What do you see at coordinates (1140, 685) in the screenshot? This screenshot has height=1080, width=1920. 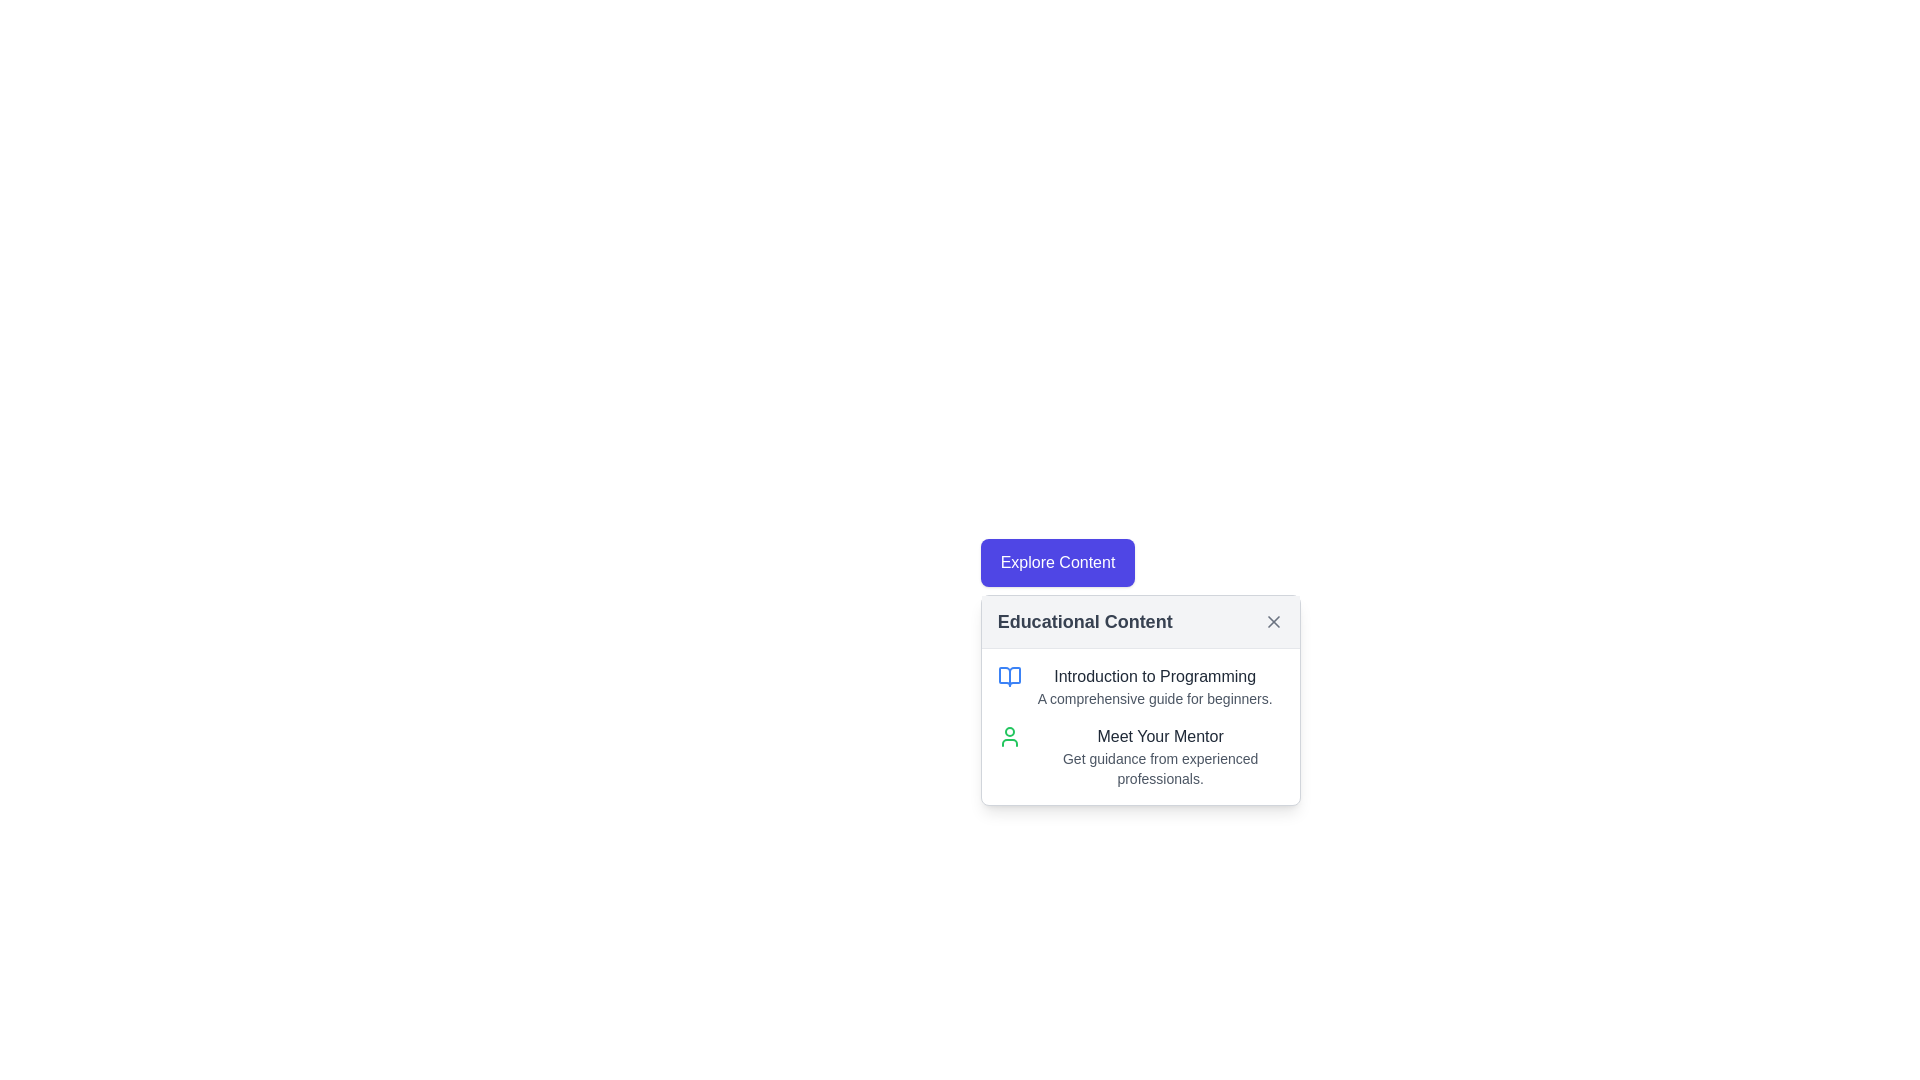 I see `the informational text block titled 'Introduction to Programming' within the 'Educational Content' card` at bounding box center [1140, 685].